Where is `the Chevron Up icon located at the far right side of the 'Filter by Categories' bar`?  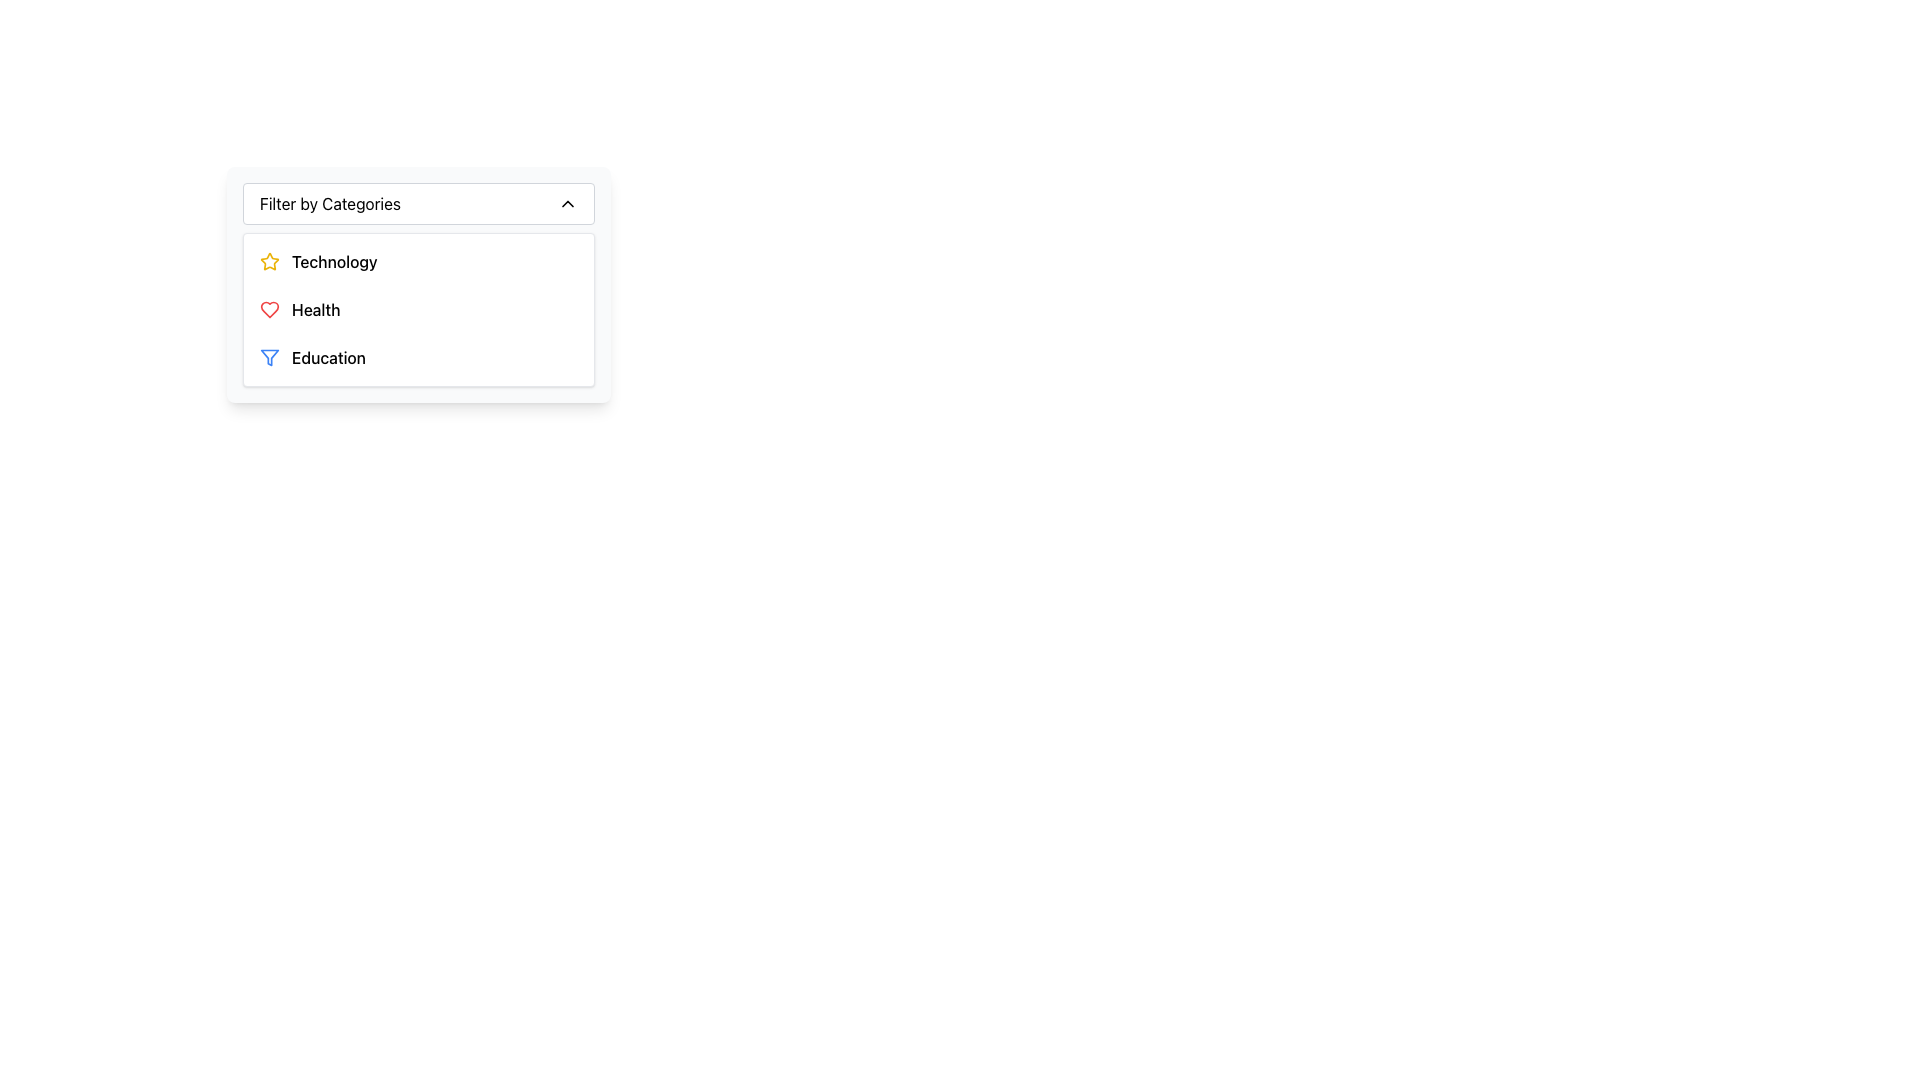 the Chevron Up icon located at the far right side of the 'Filter by Categories' bar is located at coordinates (566, 204).